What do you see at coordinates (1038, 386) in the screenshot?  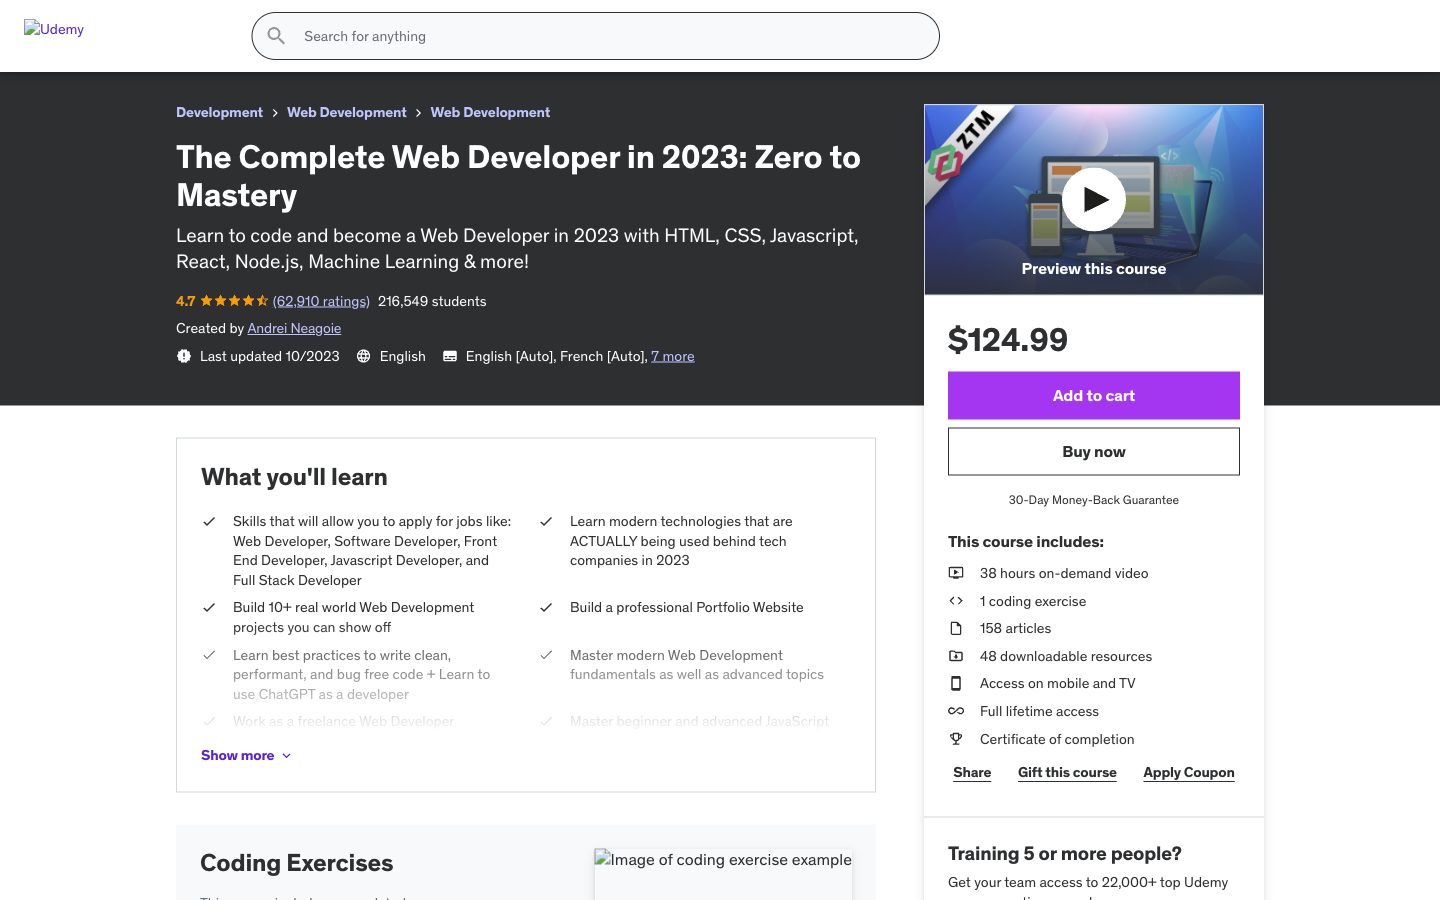 I see `the color aquamarine, select the size M, progress to subsequent images` at bounding box center [1038, 386].